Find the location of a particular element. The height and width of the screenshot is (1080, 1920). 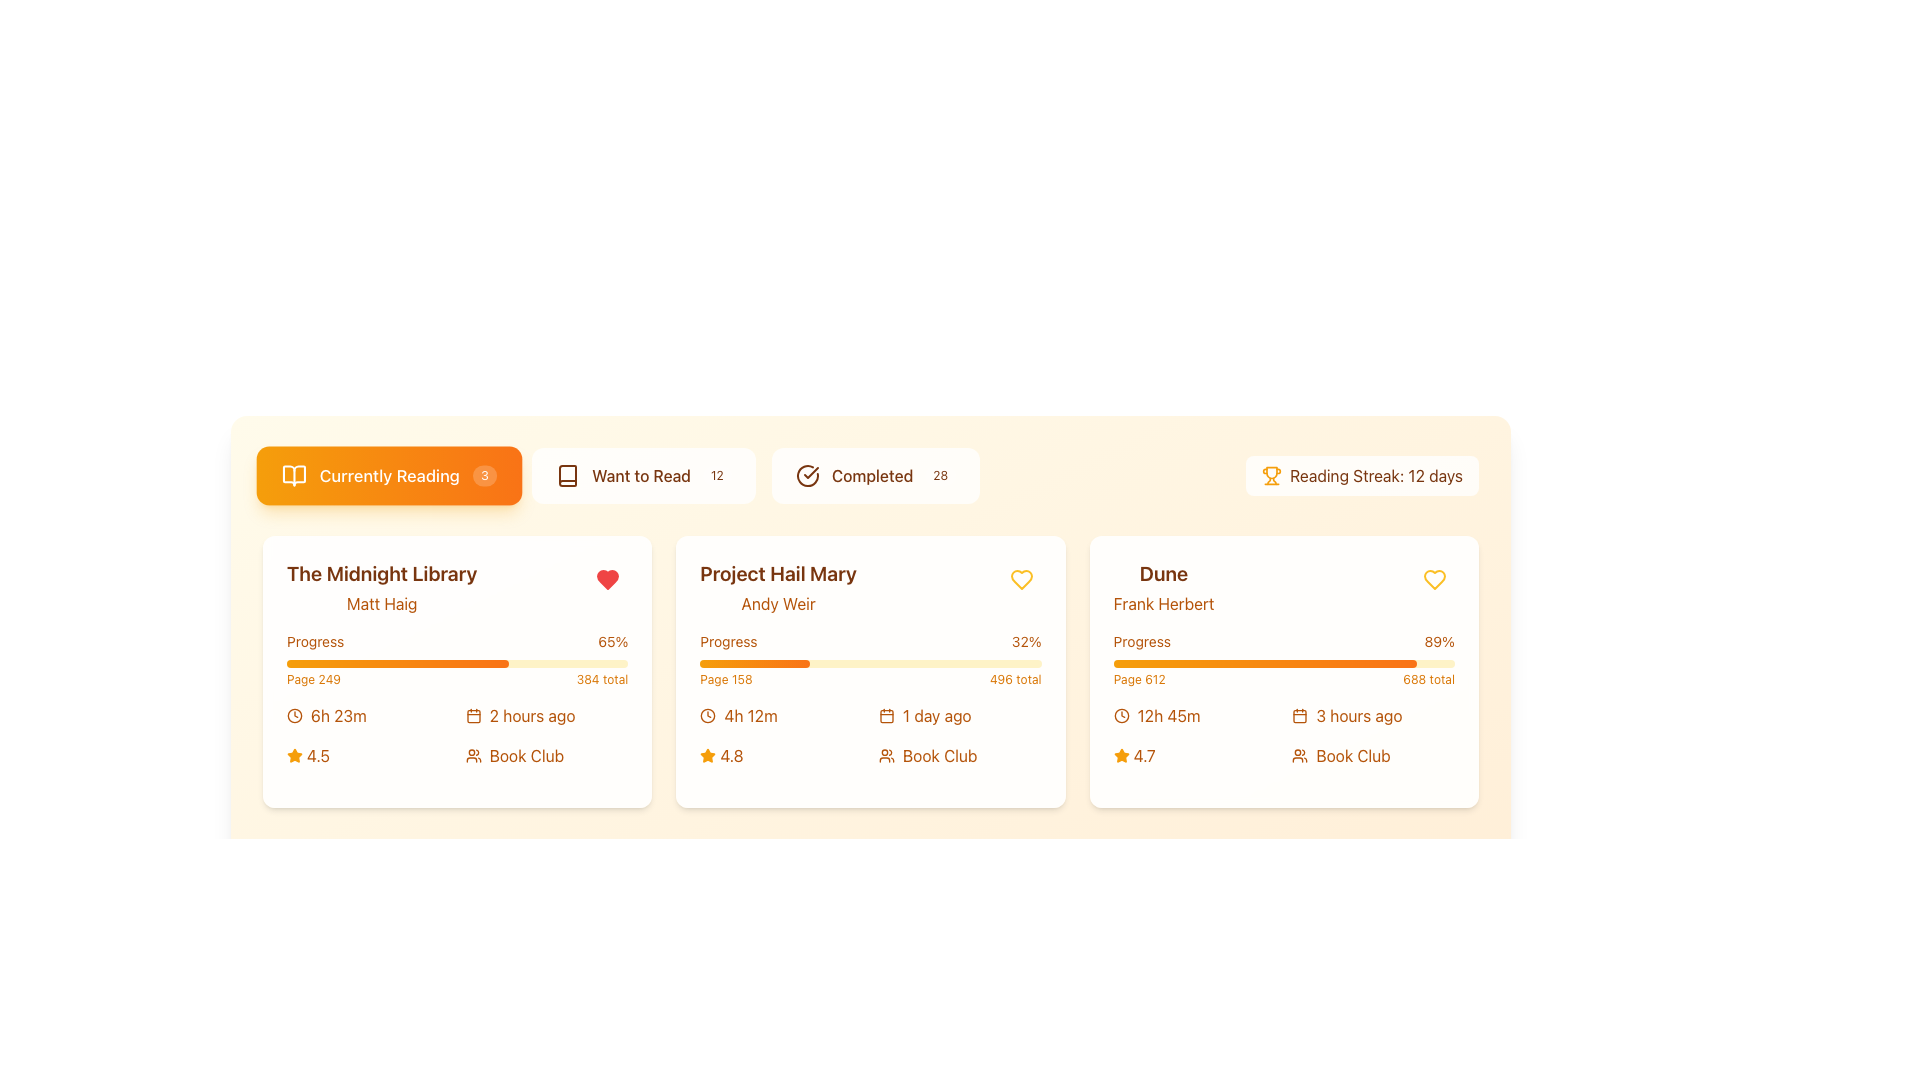

the information display component showing 'Reading Streak: 12 days' with a trophy icon for accessibility interaction is located at coordinates (1361, 475).